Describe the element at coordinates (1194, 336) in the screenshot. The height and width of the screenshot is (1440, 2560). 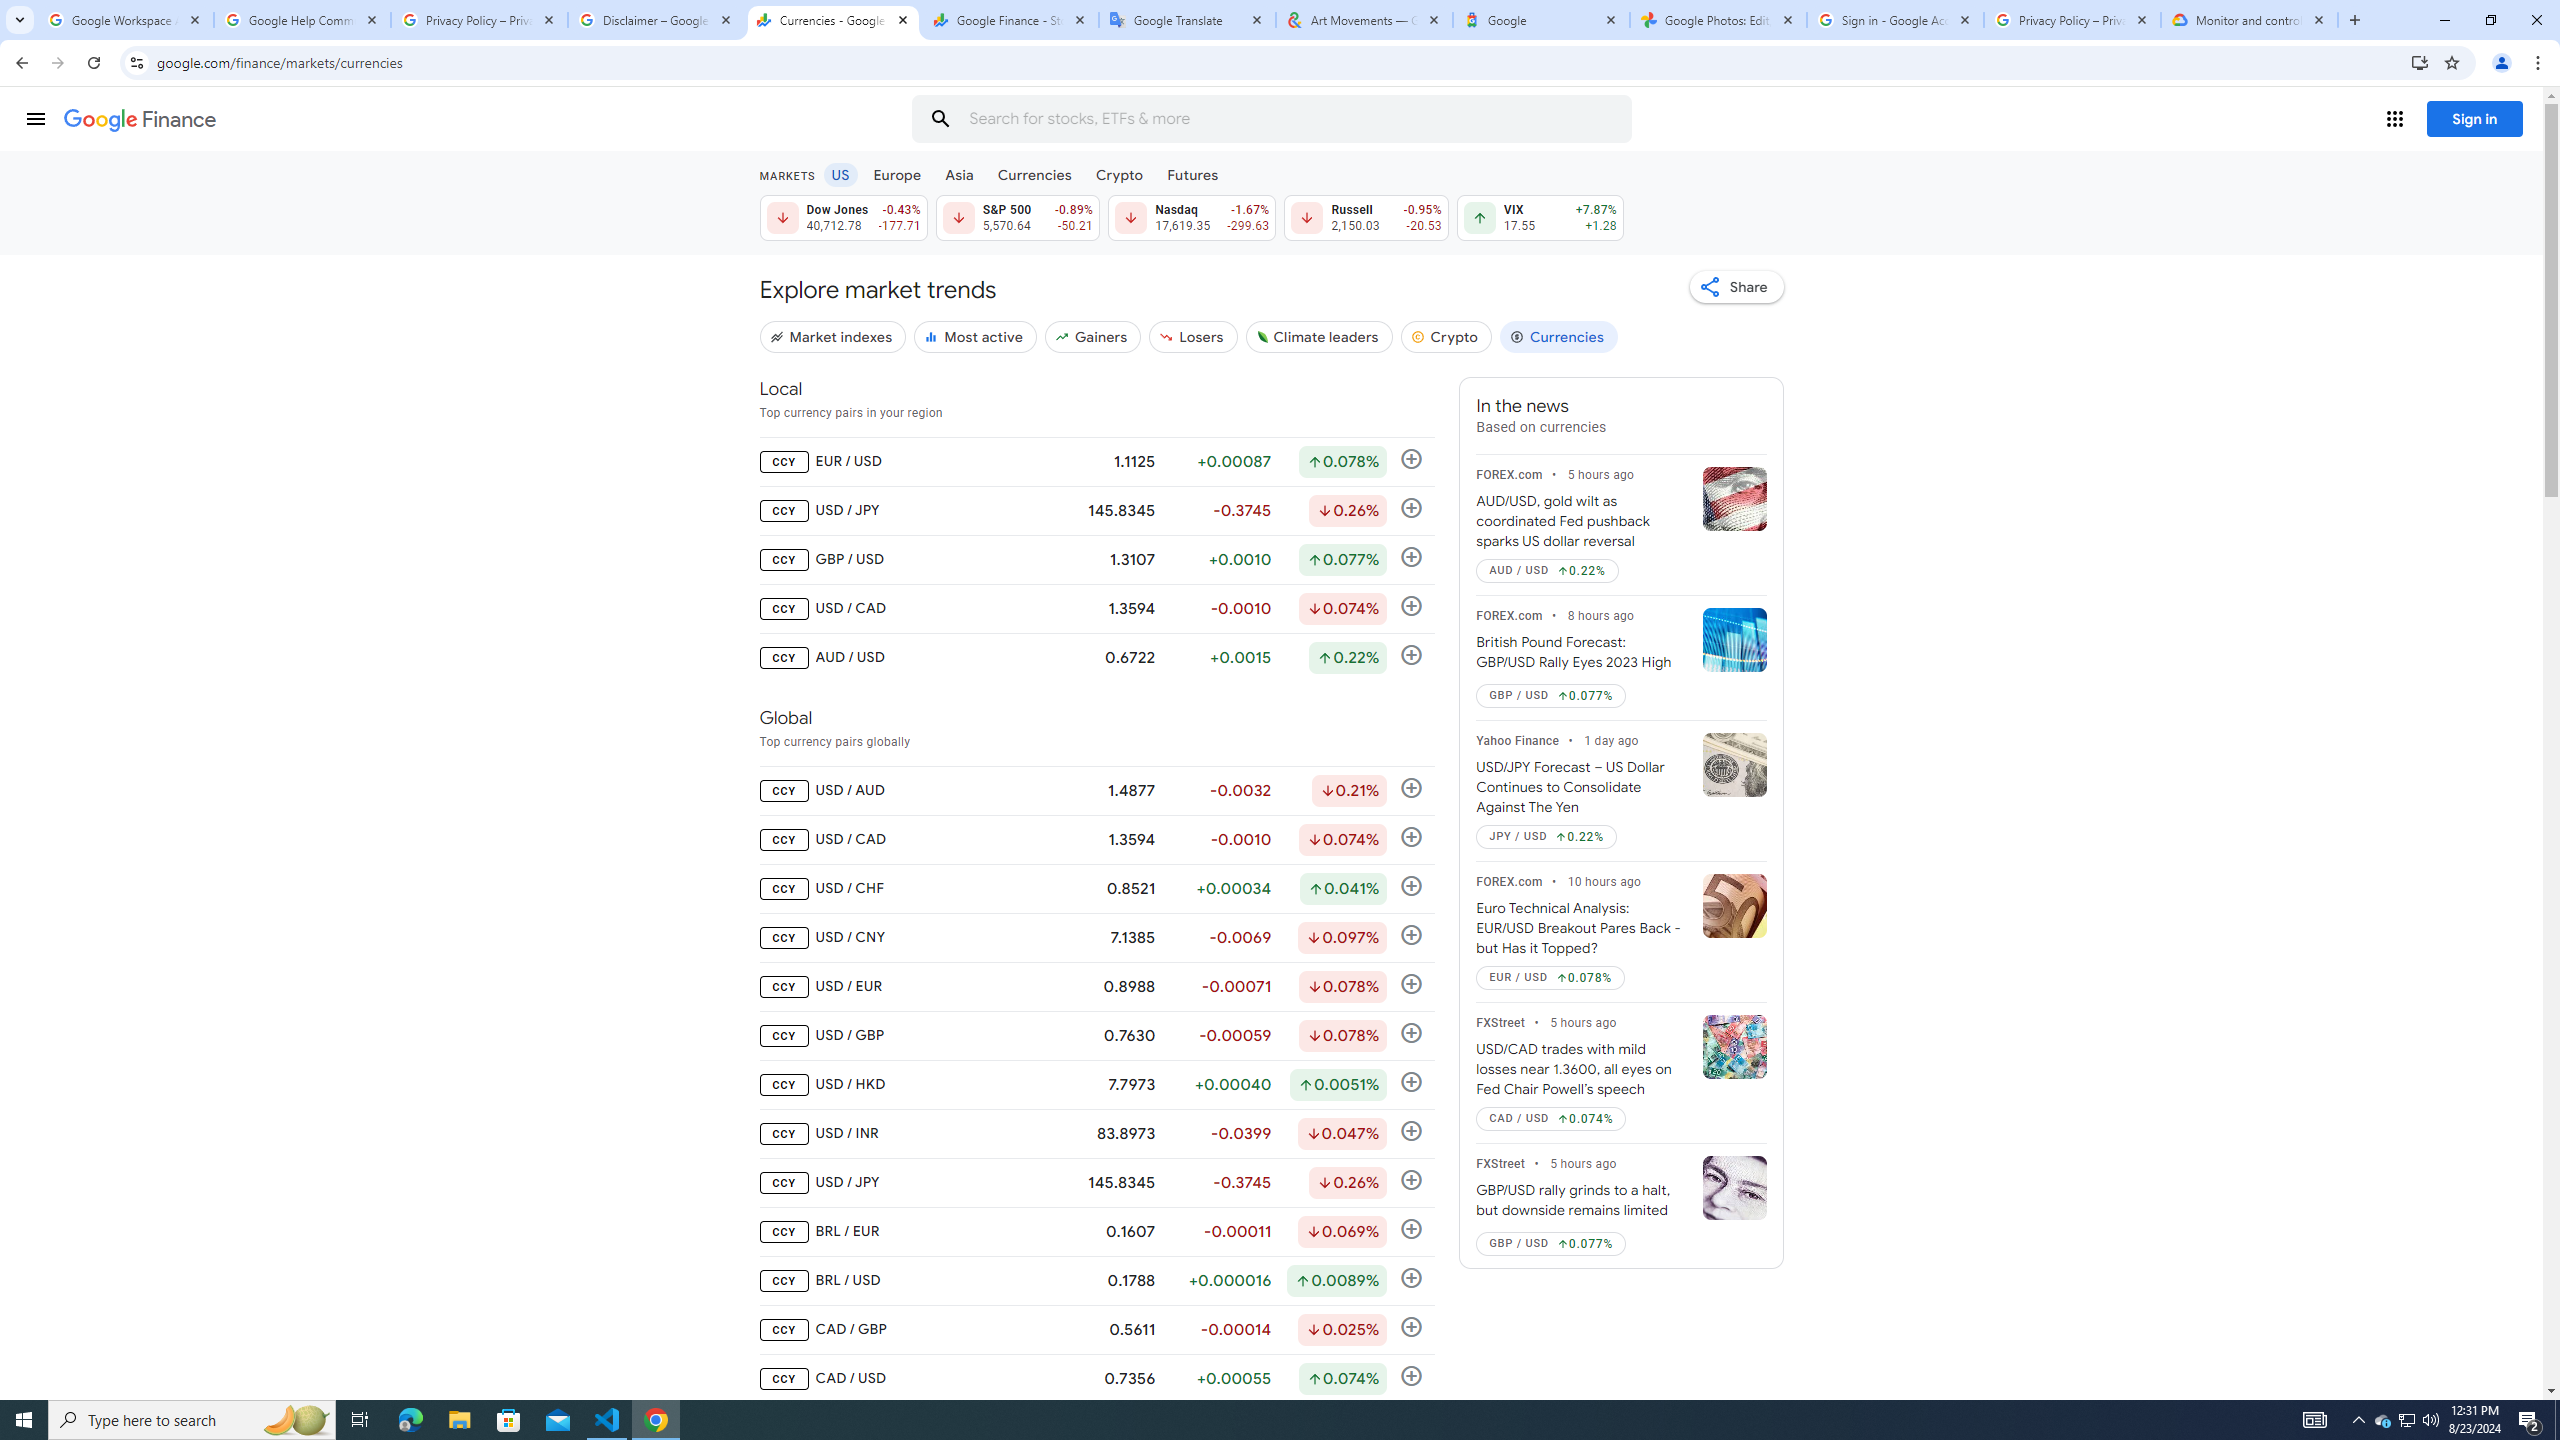
I see `'Losers'` at that location.